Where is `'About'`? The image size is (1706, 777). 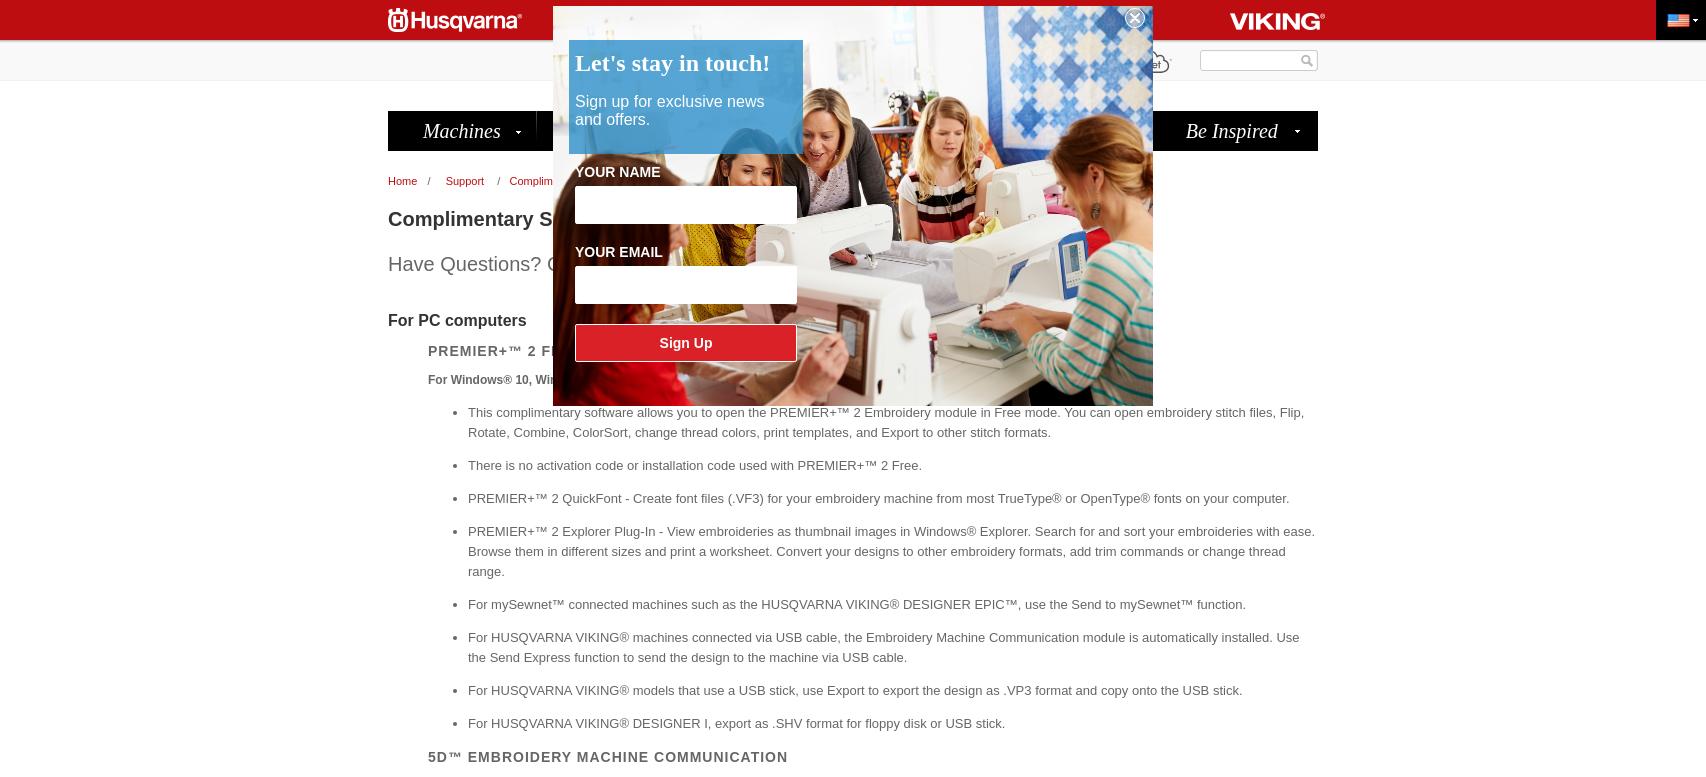
'About' is located at coordinates (725, 60).